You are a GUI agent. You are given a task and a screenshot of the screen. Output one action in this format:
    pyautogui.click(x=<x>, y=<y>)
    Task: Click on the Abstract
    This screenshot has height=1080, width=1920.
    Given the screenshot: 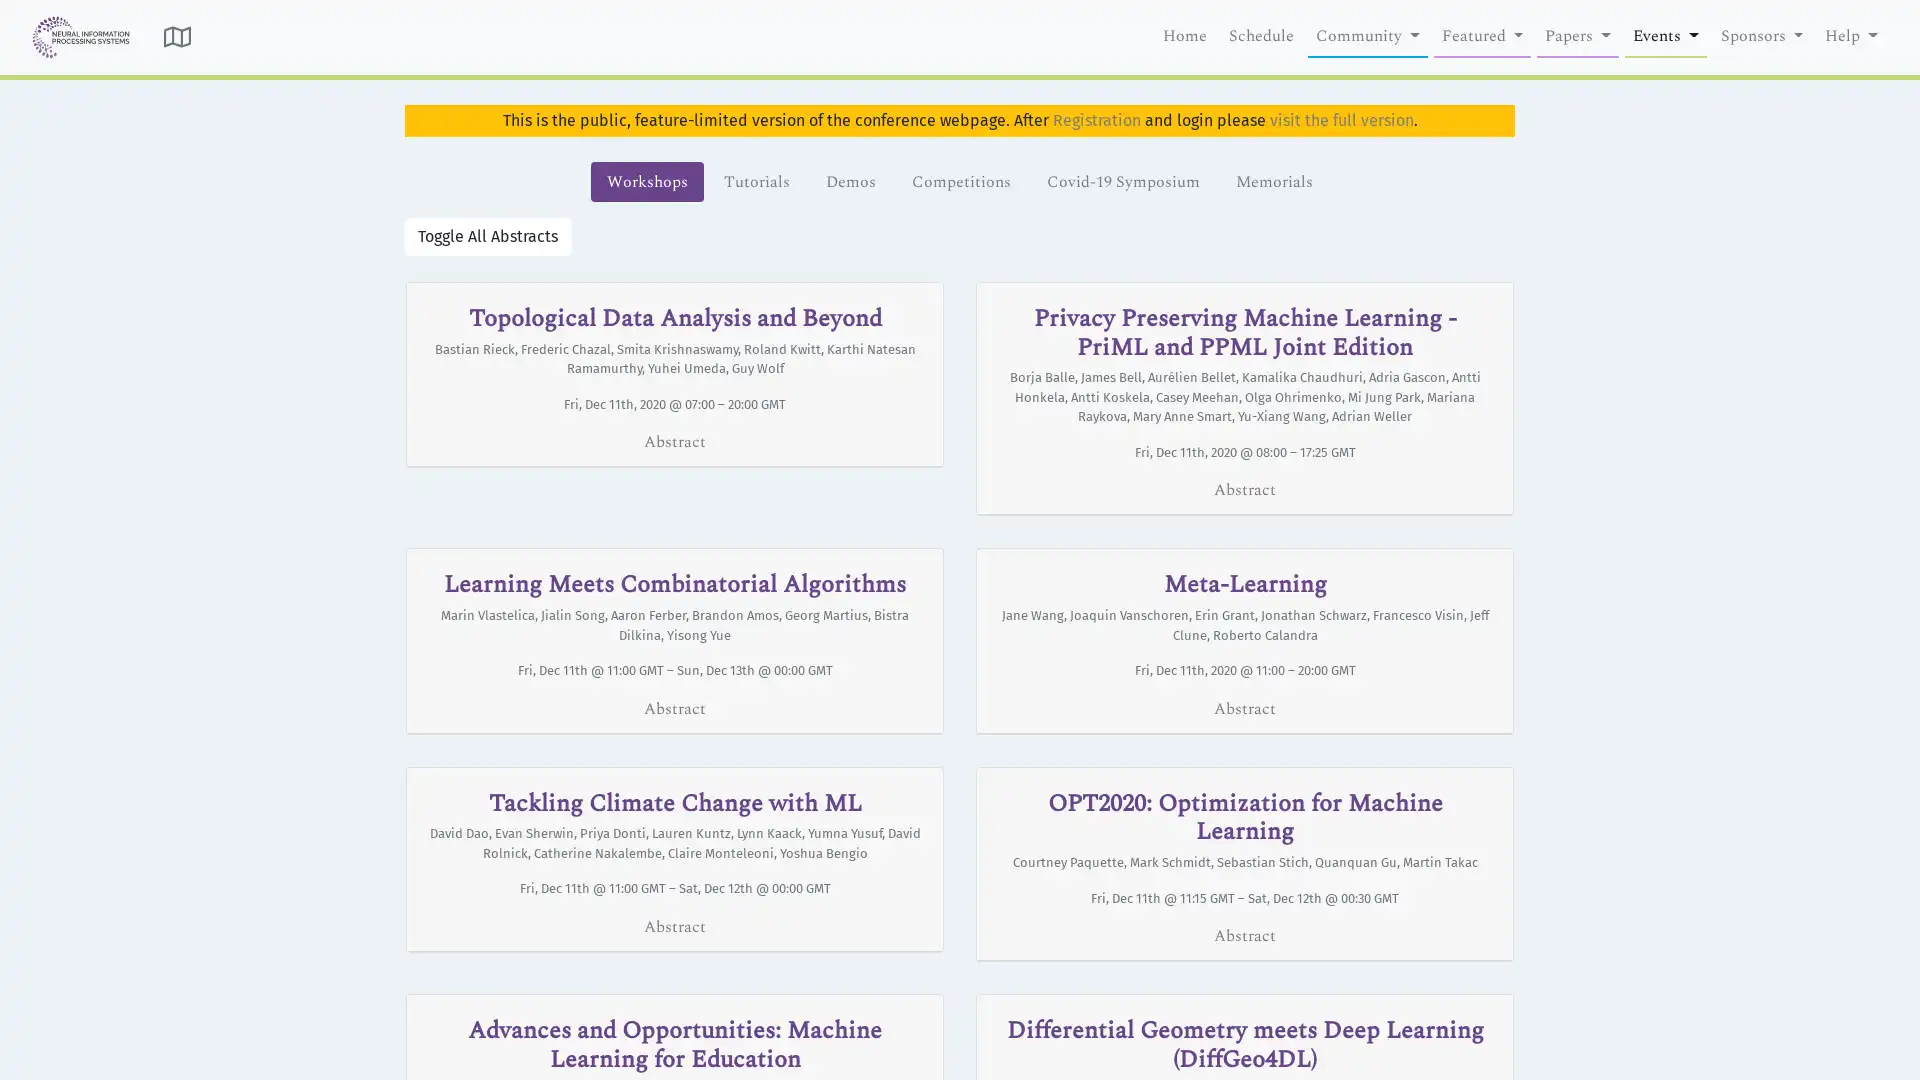 What is the action you would take?
    pyautogui.click(x=1243, y=936)
    